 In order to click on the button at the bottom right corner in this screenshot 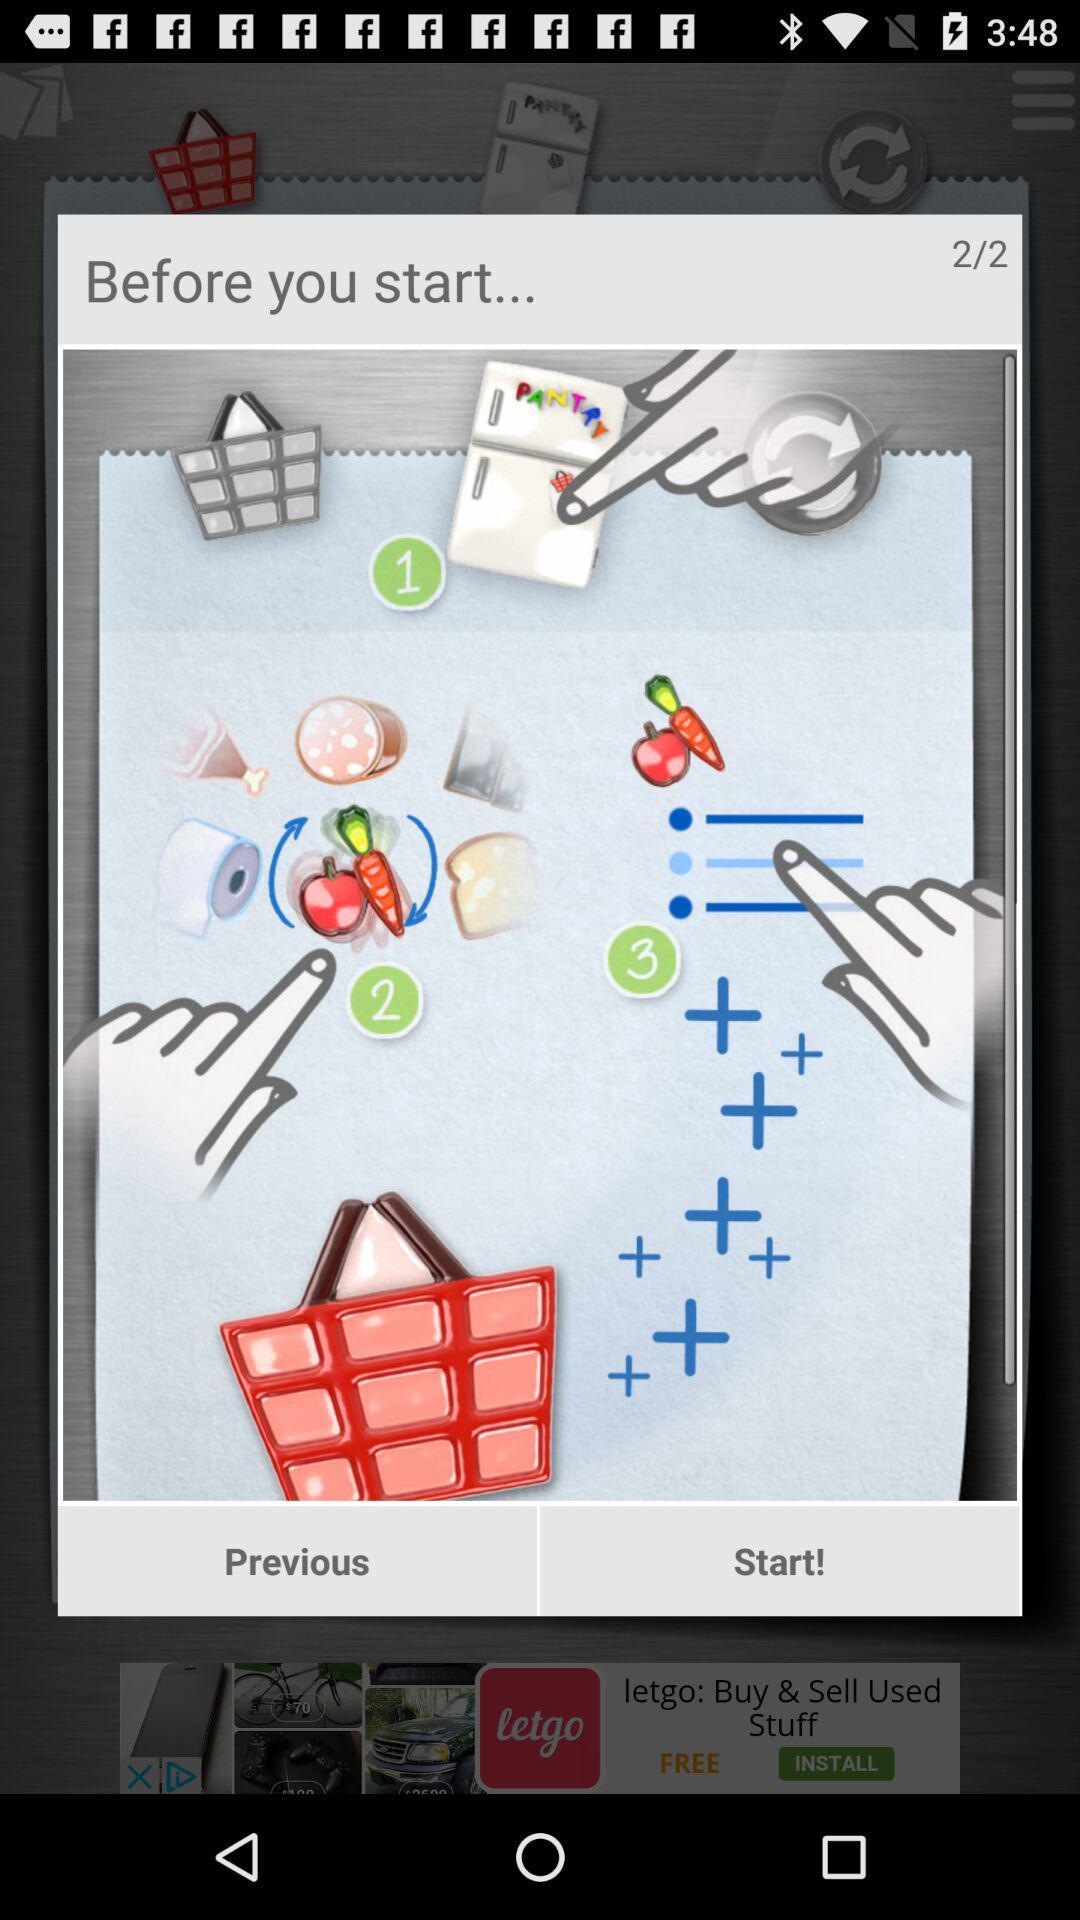, I will do `click(778, 1560)`.